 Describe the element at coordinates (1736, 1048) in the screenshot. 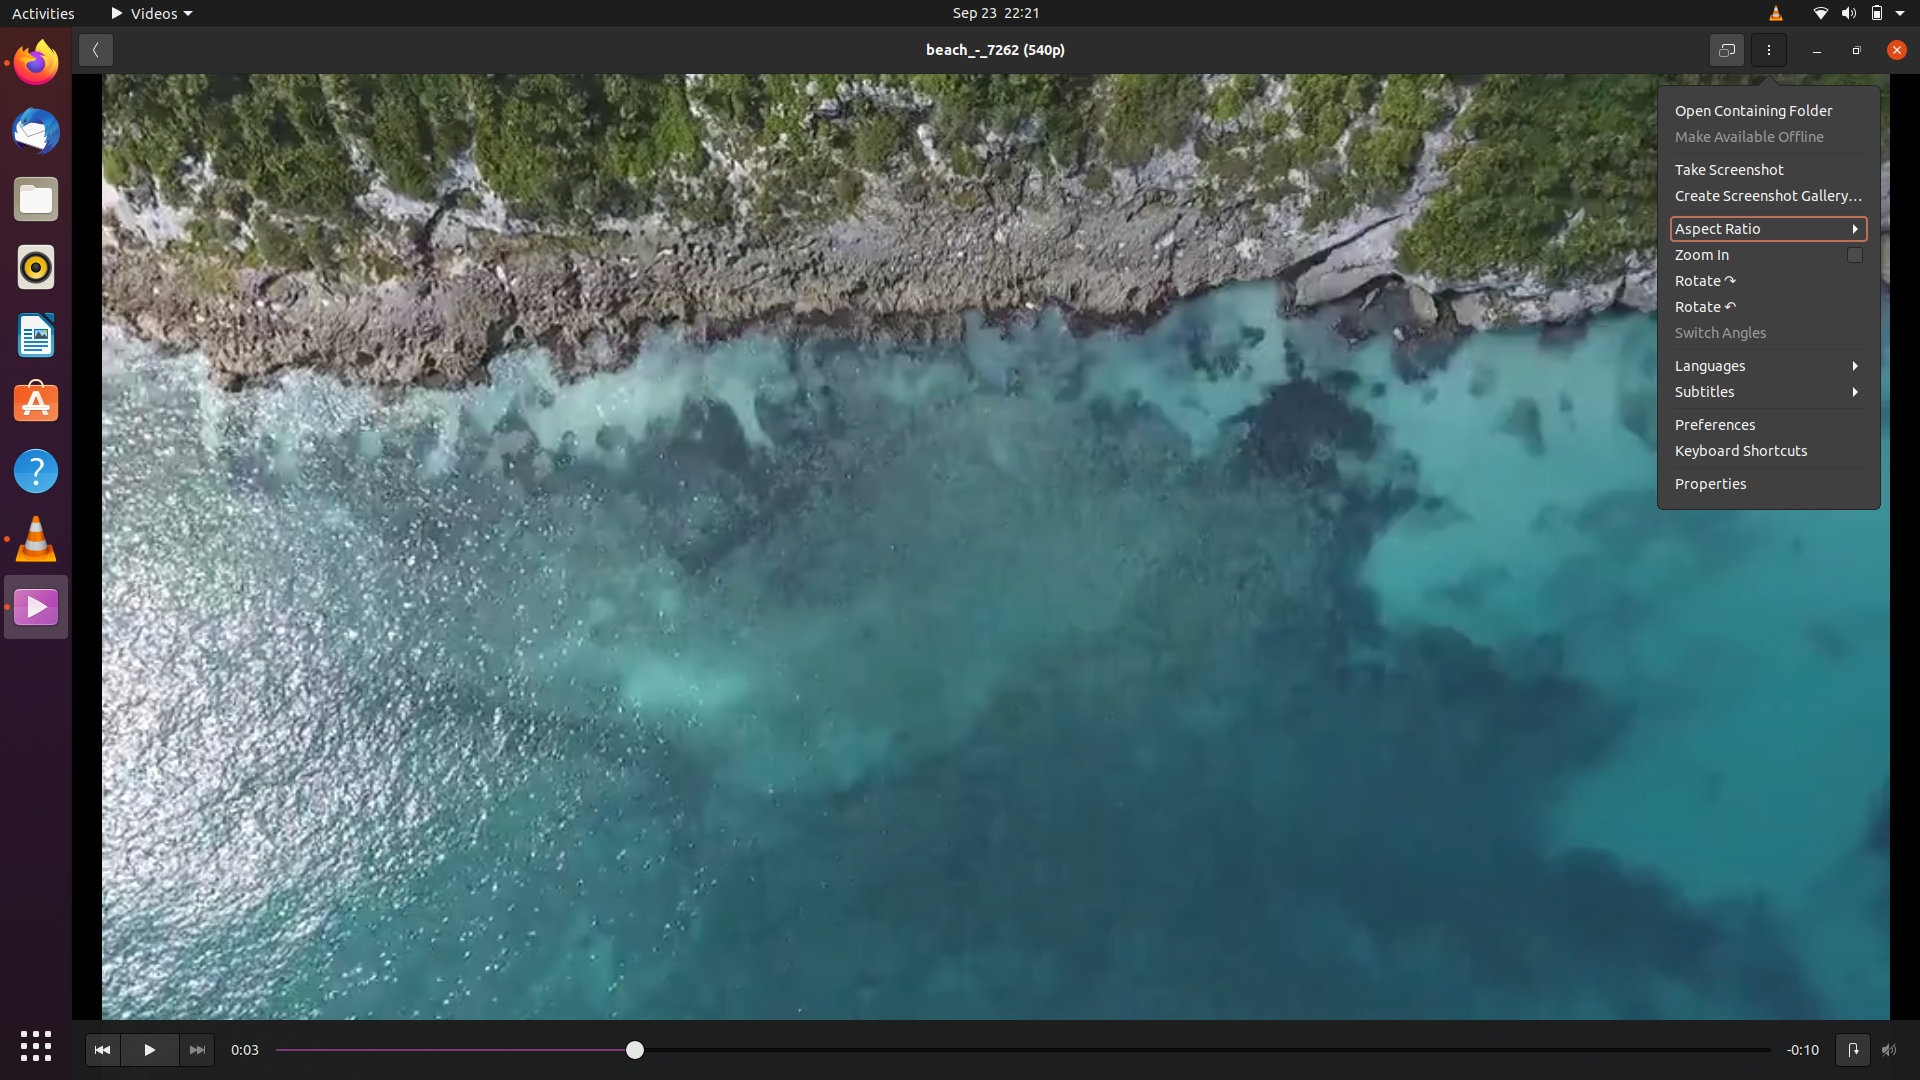

I see `Go to the finishing point of the playing video` at that location.